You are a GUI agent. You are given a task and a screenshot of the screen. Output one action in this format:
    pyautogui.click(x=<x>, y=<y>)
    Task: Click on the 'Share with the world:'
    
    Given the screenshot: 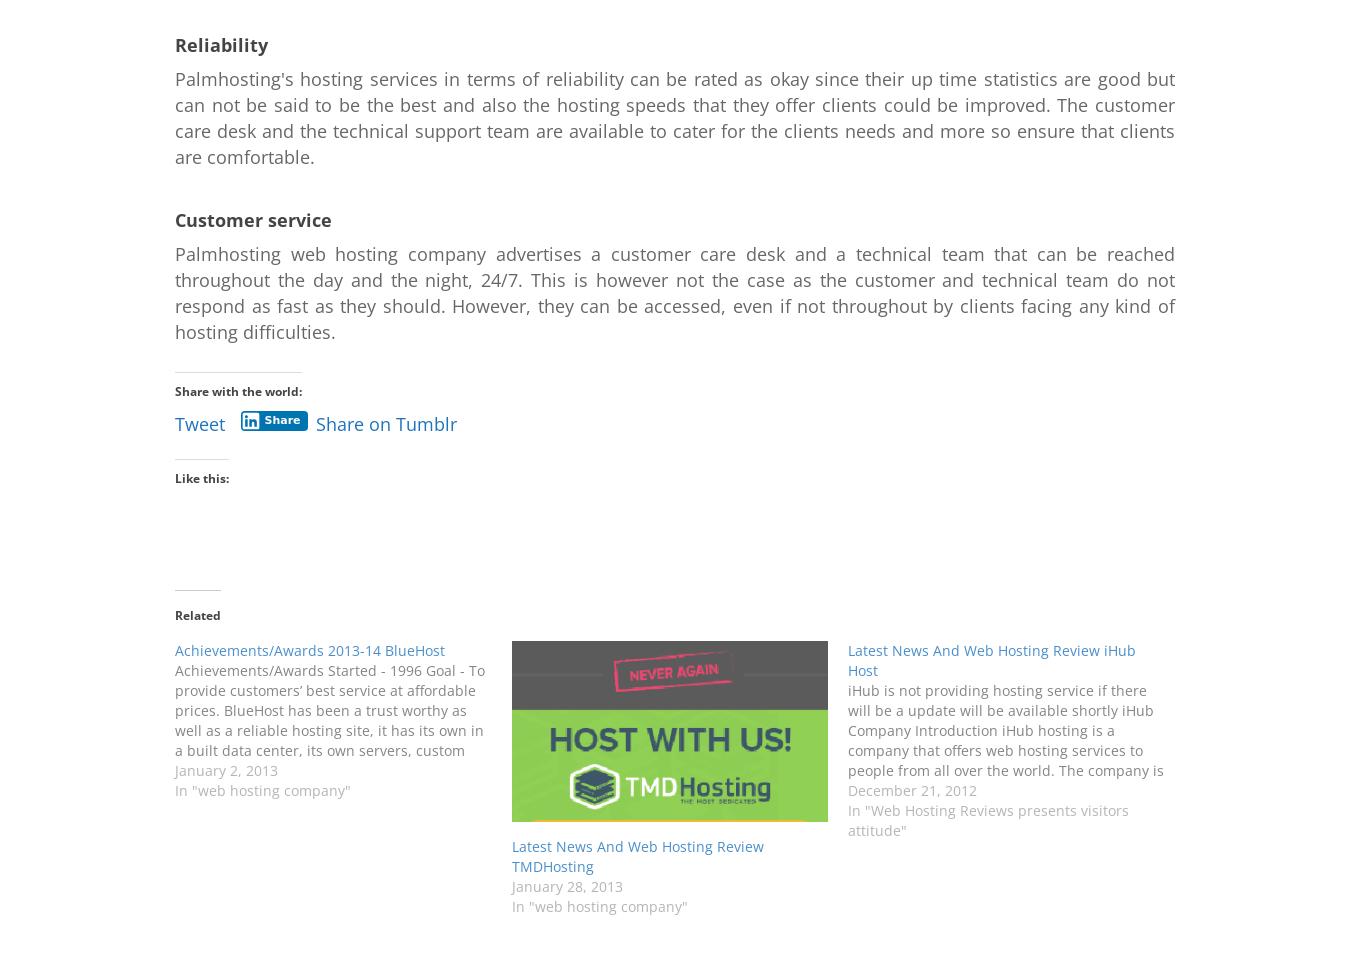 What is the action you would take?
    pyautogui.click(x=237, y=390)
    